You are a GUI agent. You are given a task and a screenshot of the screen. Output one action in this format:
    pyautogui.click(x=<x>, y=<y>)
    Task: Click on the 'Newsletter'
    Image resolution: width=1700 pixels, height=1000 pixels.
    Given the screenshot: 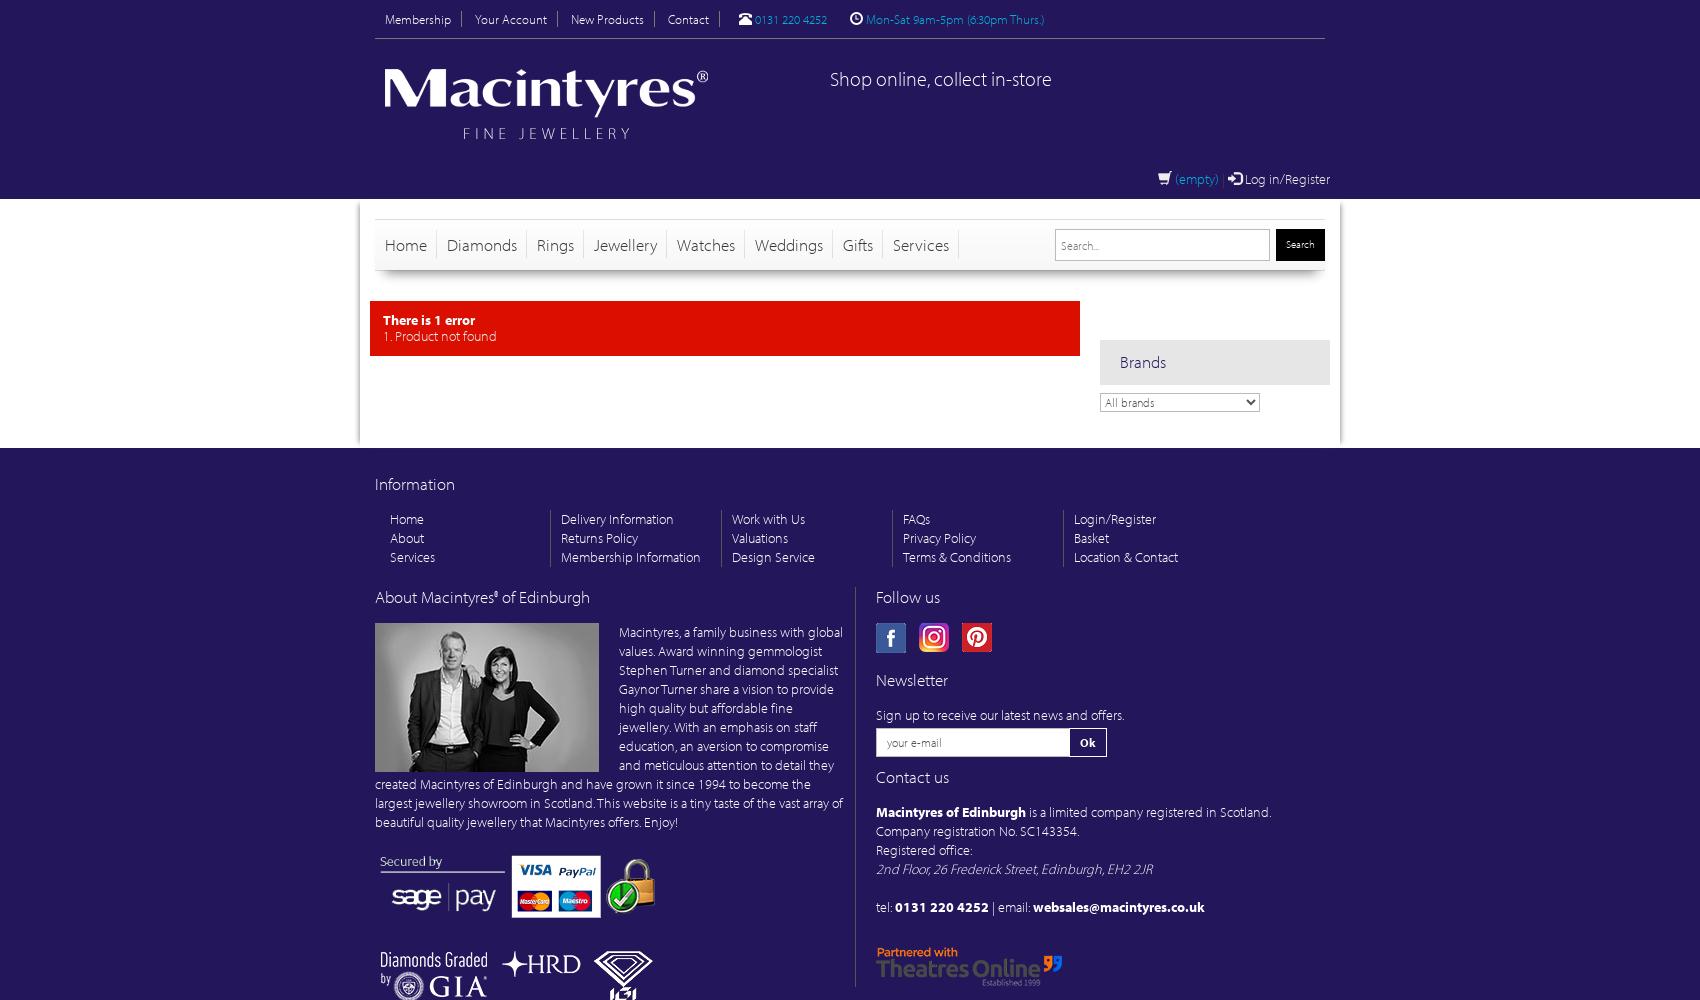 What is the action you would take?
    pyautogui.click(x=912, y=679)
    